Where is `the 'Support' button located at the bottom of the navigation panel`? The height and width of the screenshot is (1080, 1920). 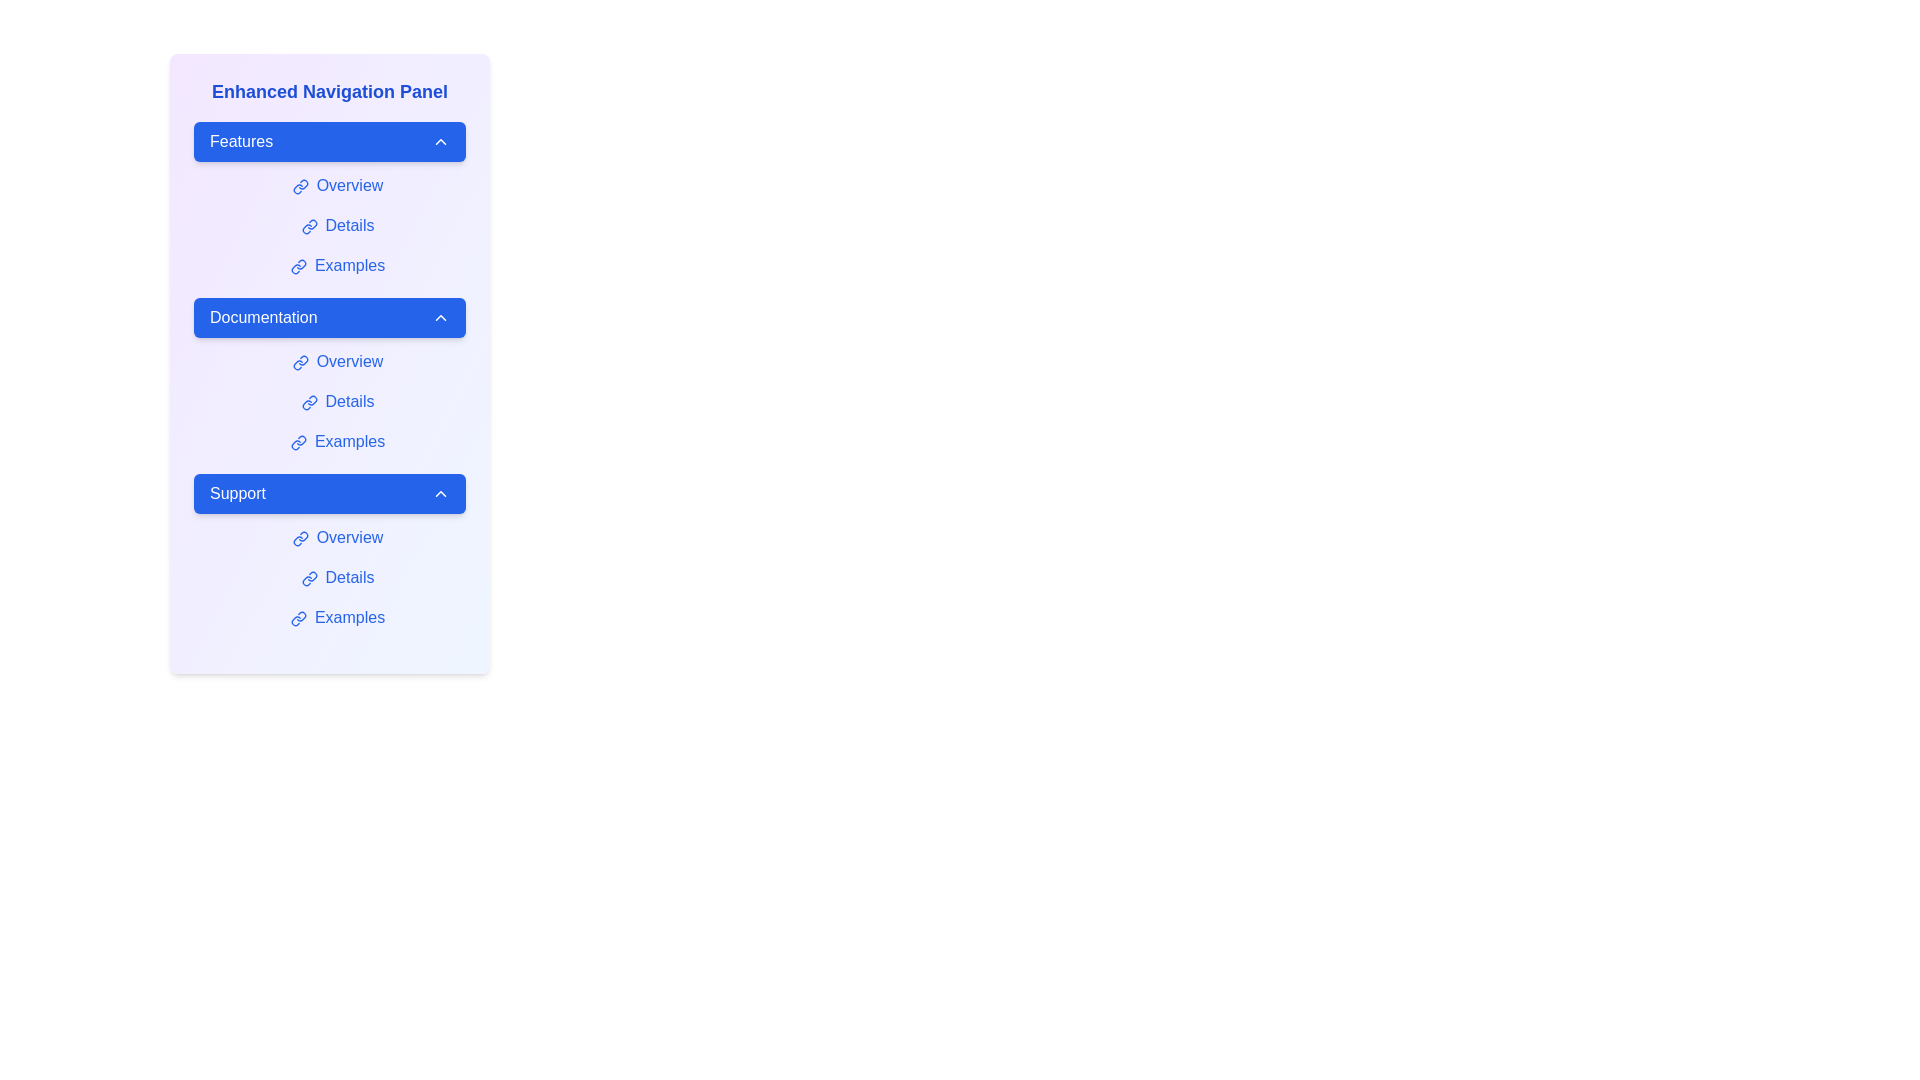 the 'Support' button located at the bottom of the navigation panel is located at coordinates (330, 493).